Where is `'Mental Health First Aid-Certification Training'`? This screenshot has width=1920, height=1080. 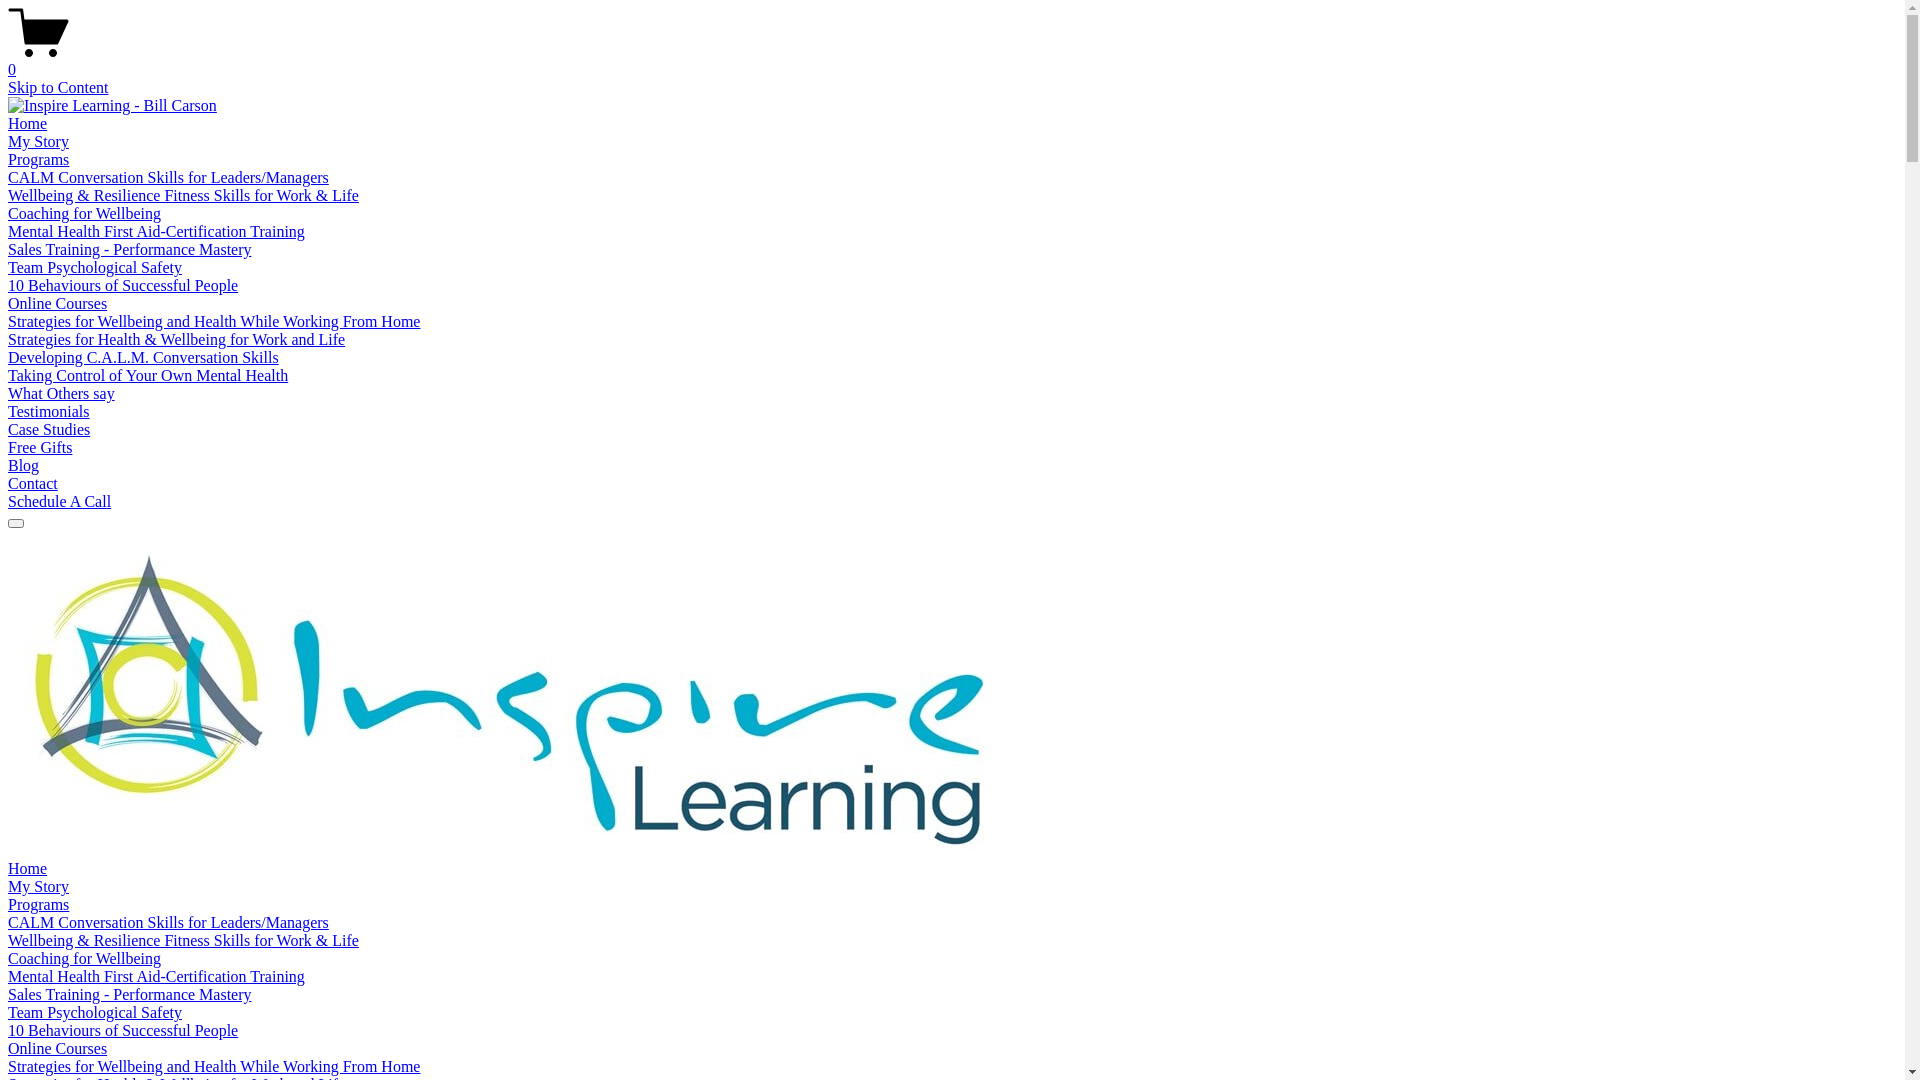 'Mental Health First Aid-Certification Training' is located at coordinates (155, 975).